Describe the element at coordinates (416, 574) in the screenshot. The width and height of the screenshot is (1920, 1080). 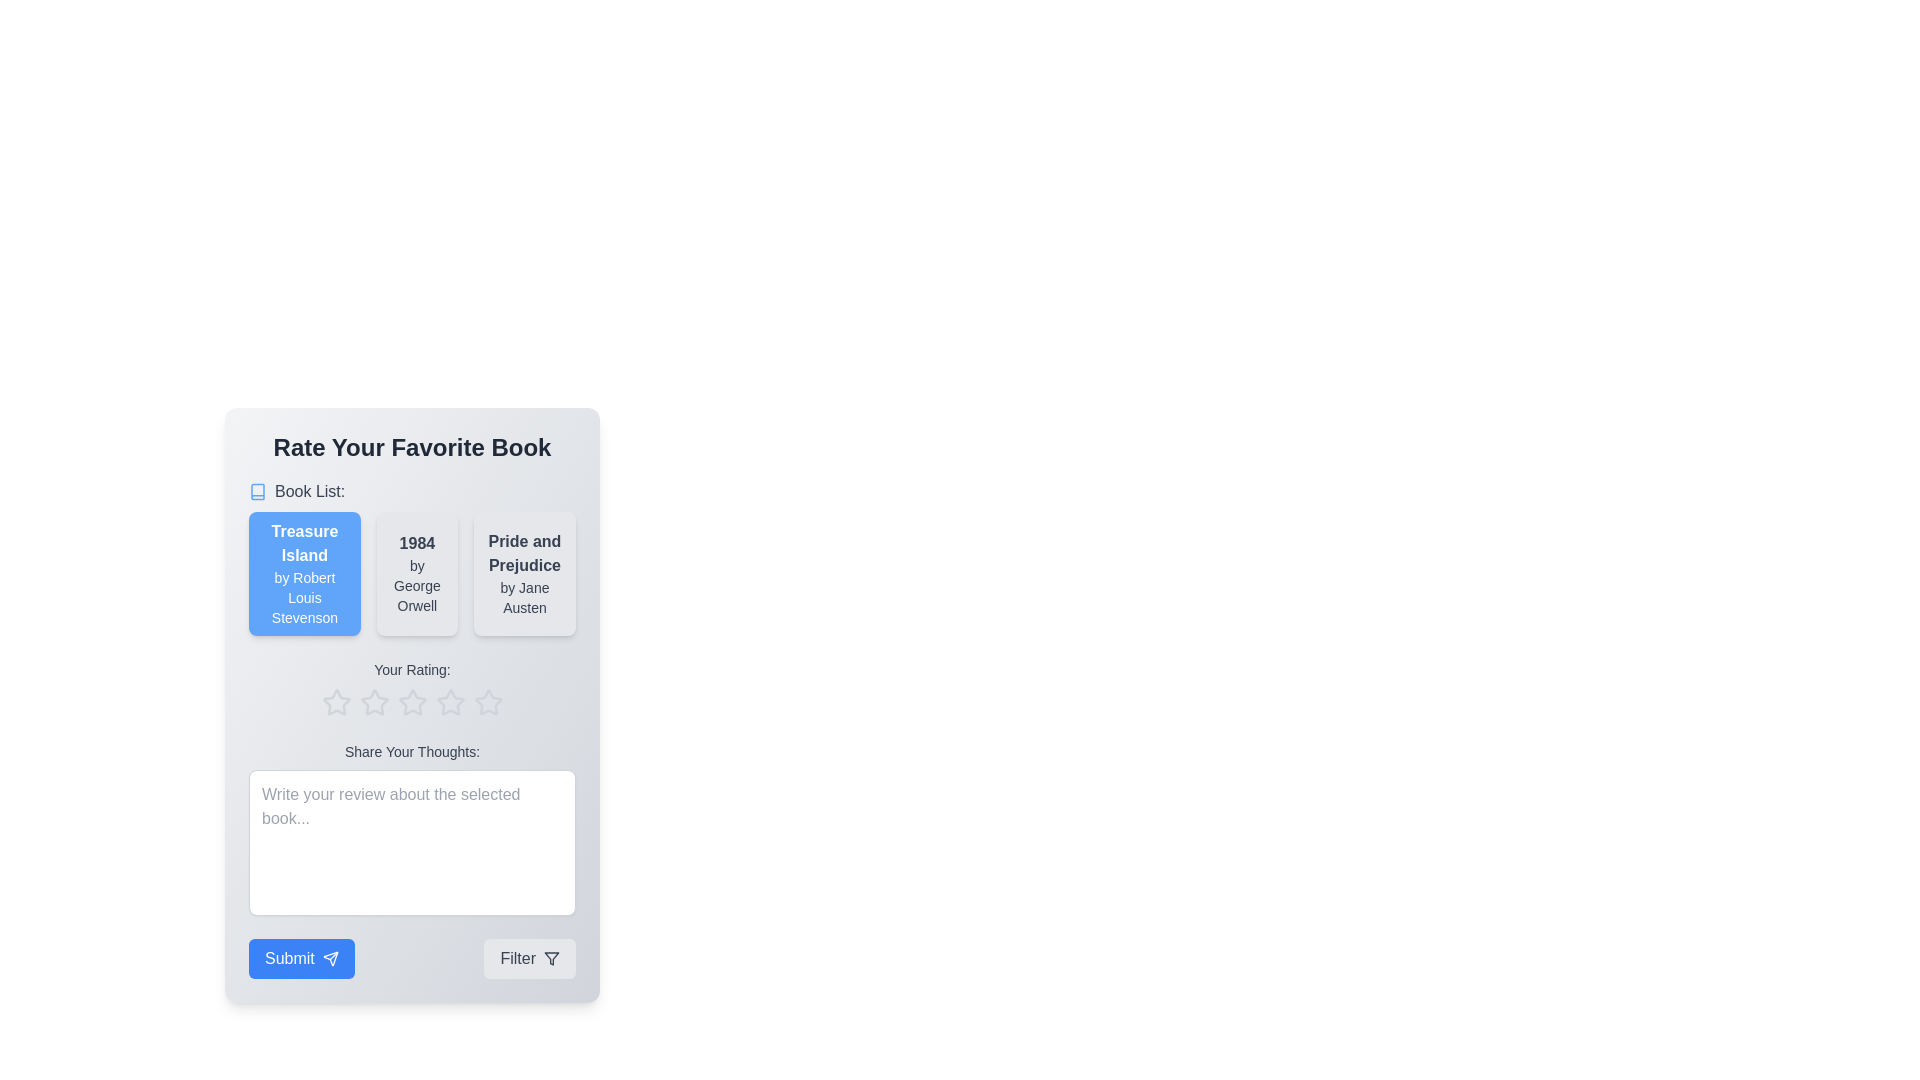
I see `the button representing the book '1984 by George Orwell'` at that location.